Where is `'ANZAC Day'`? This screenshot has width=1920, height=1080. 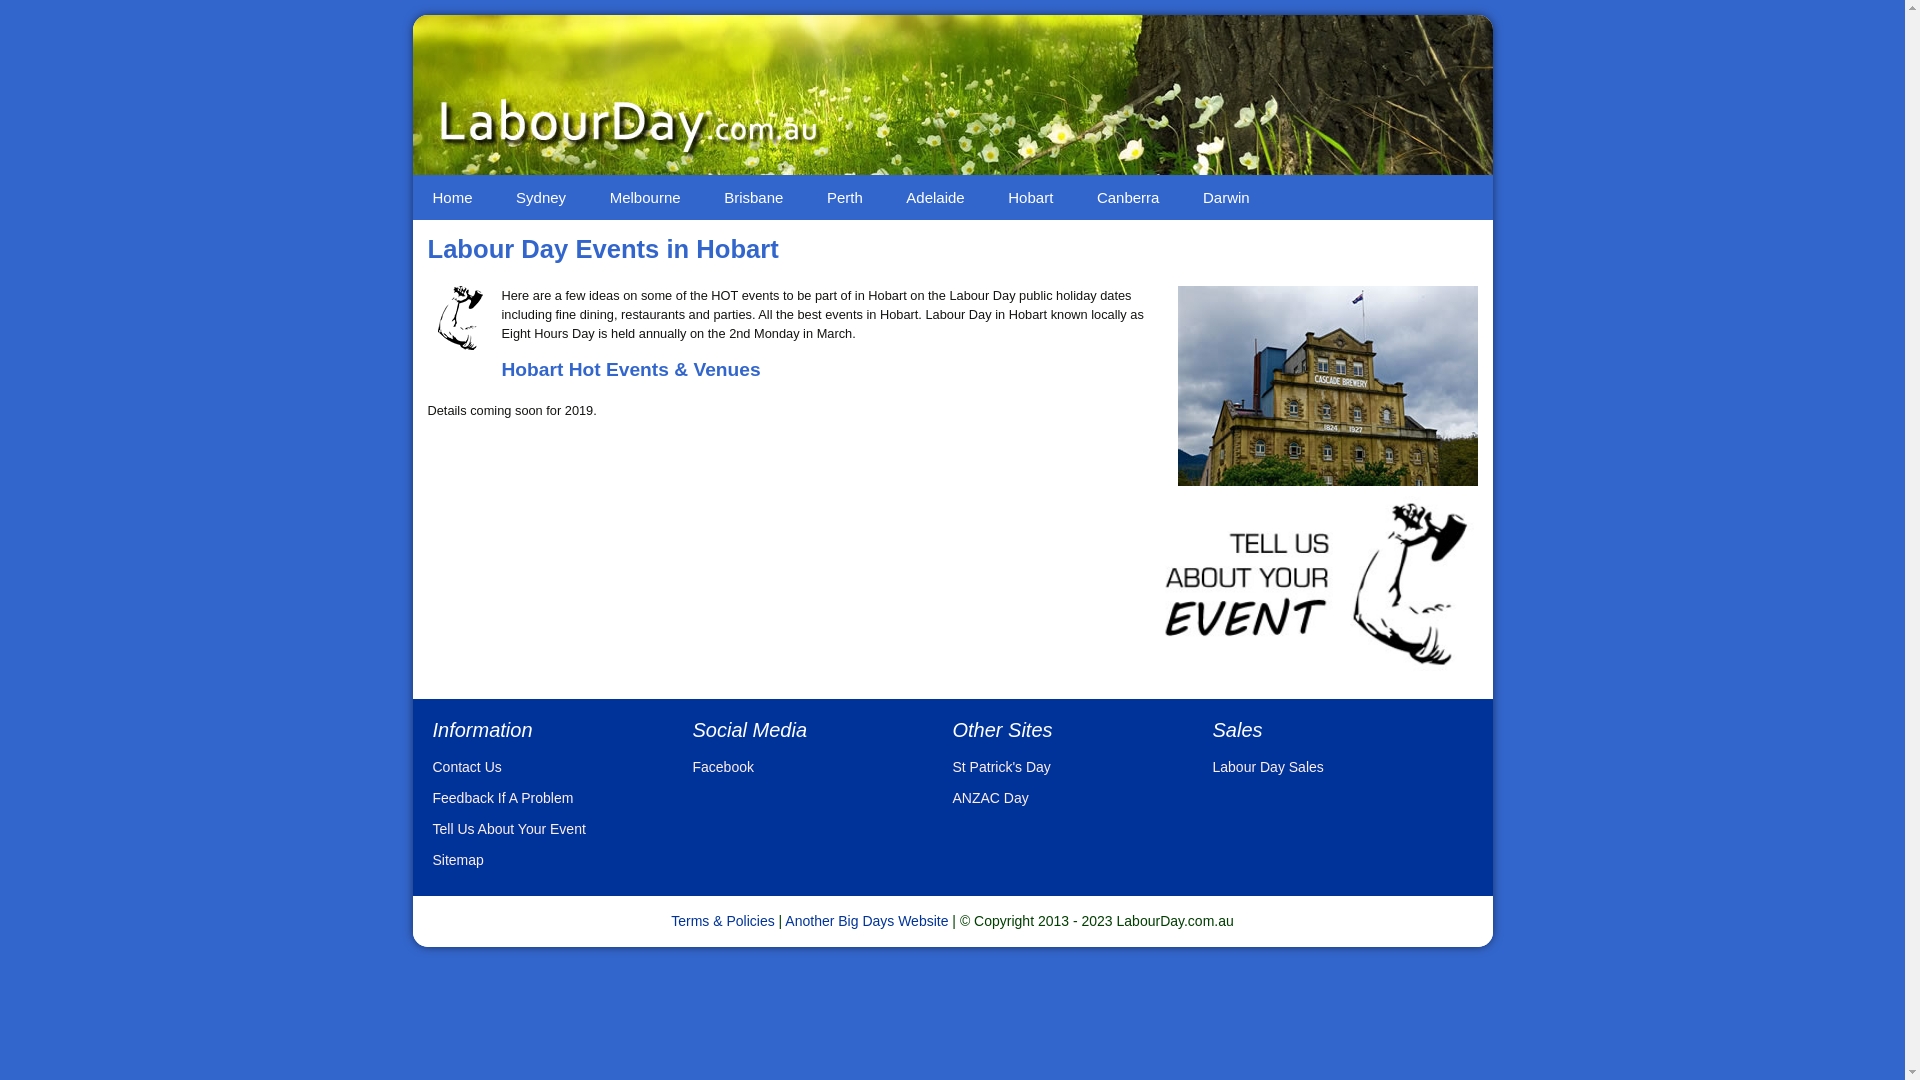
'ANZAC Day' is located at coordinates (989, 797).